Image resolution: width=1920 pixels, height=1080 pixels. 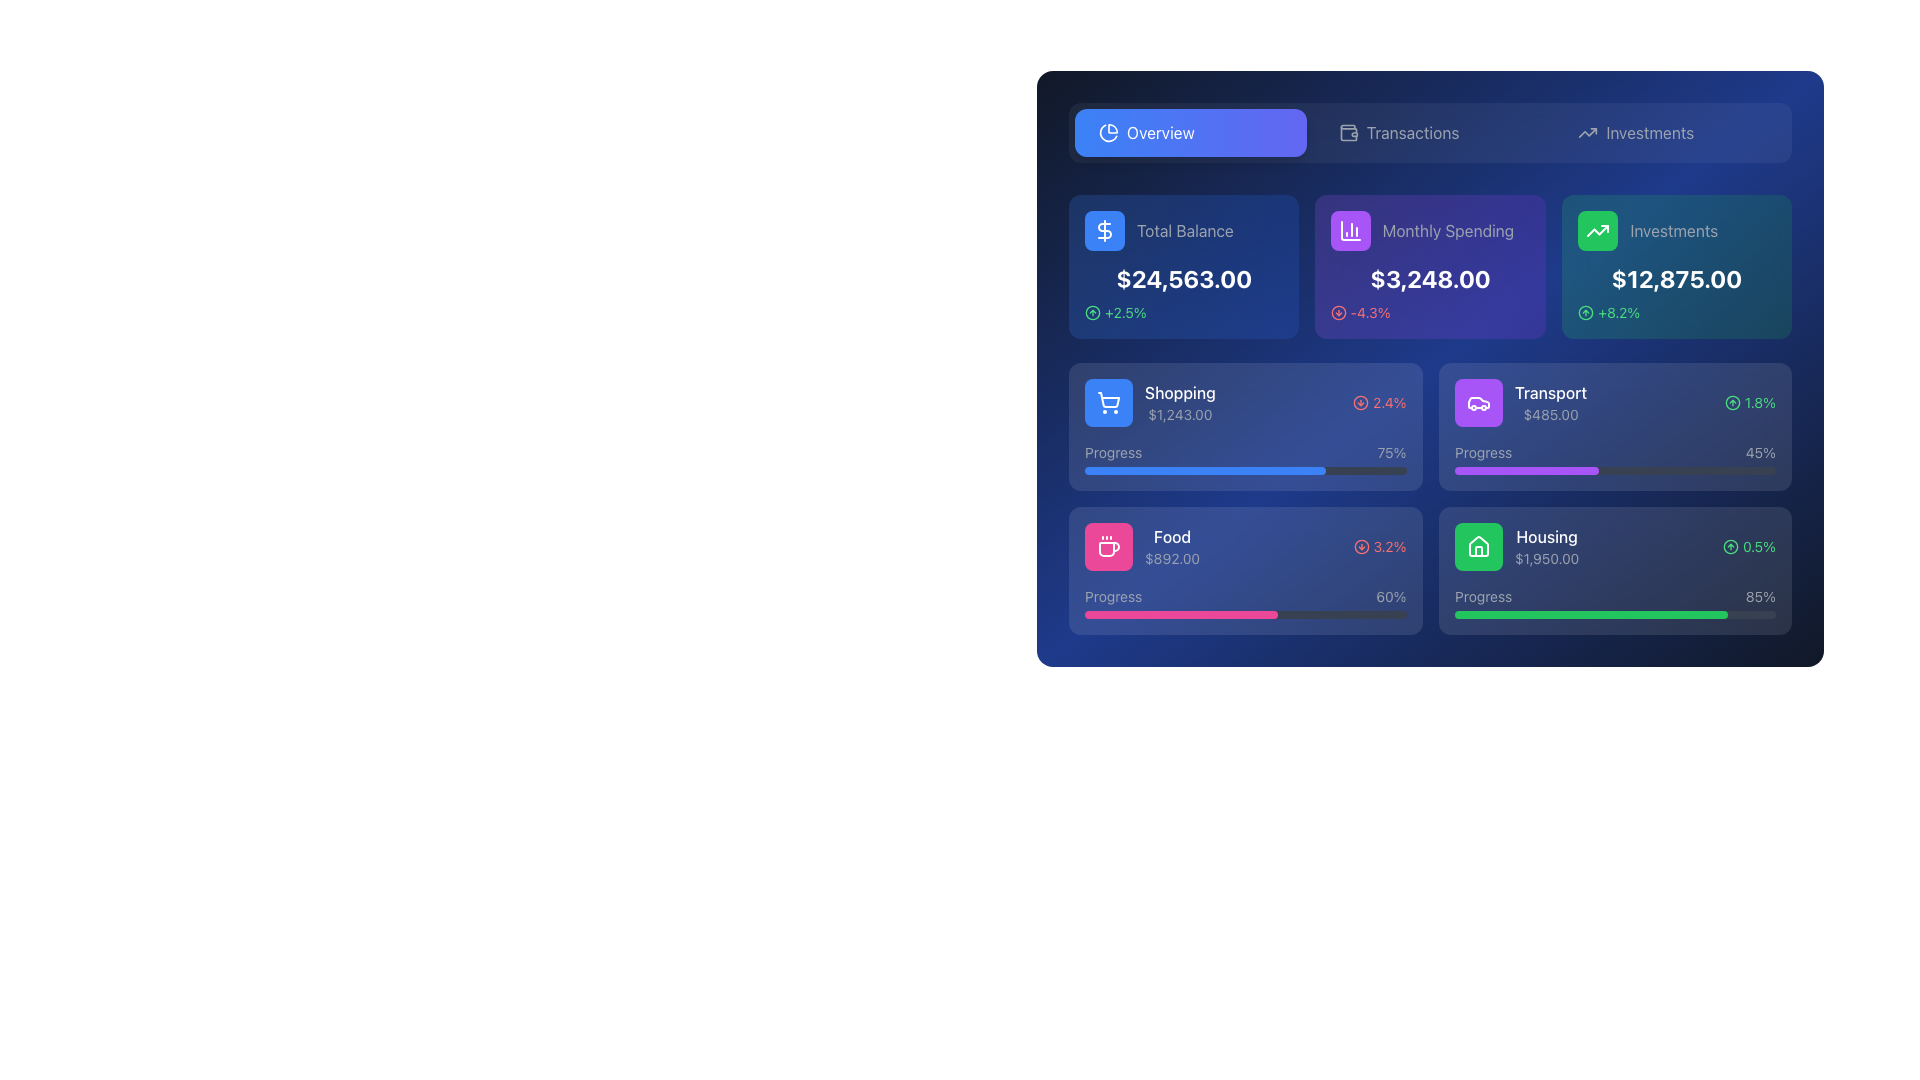 What do you see at coordinates (1204, 470) in the screenshot?
I see `the 'Shopping' progress bar segment which visually indicates 75% completion, located within the second widget on the first row of tiles` at bounding box center [1204, 470].